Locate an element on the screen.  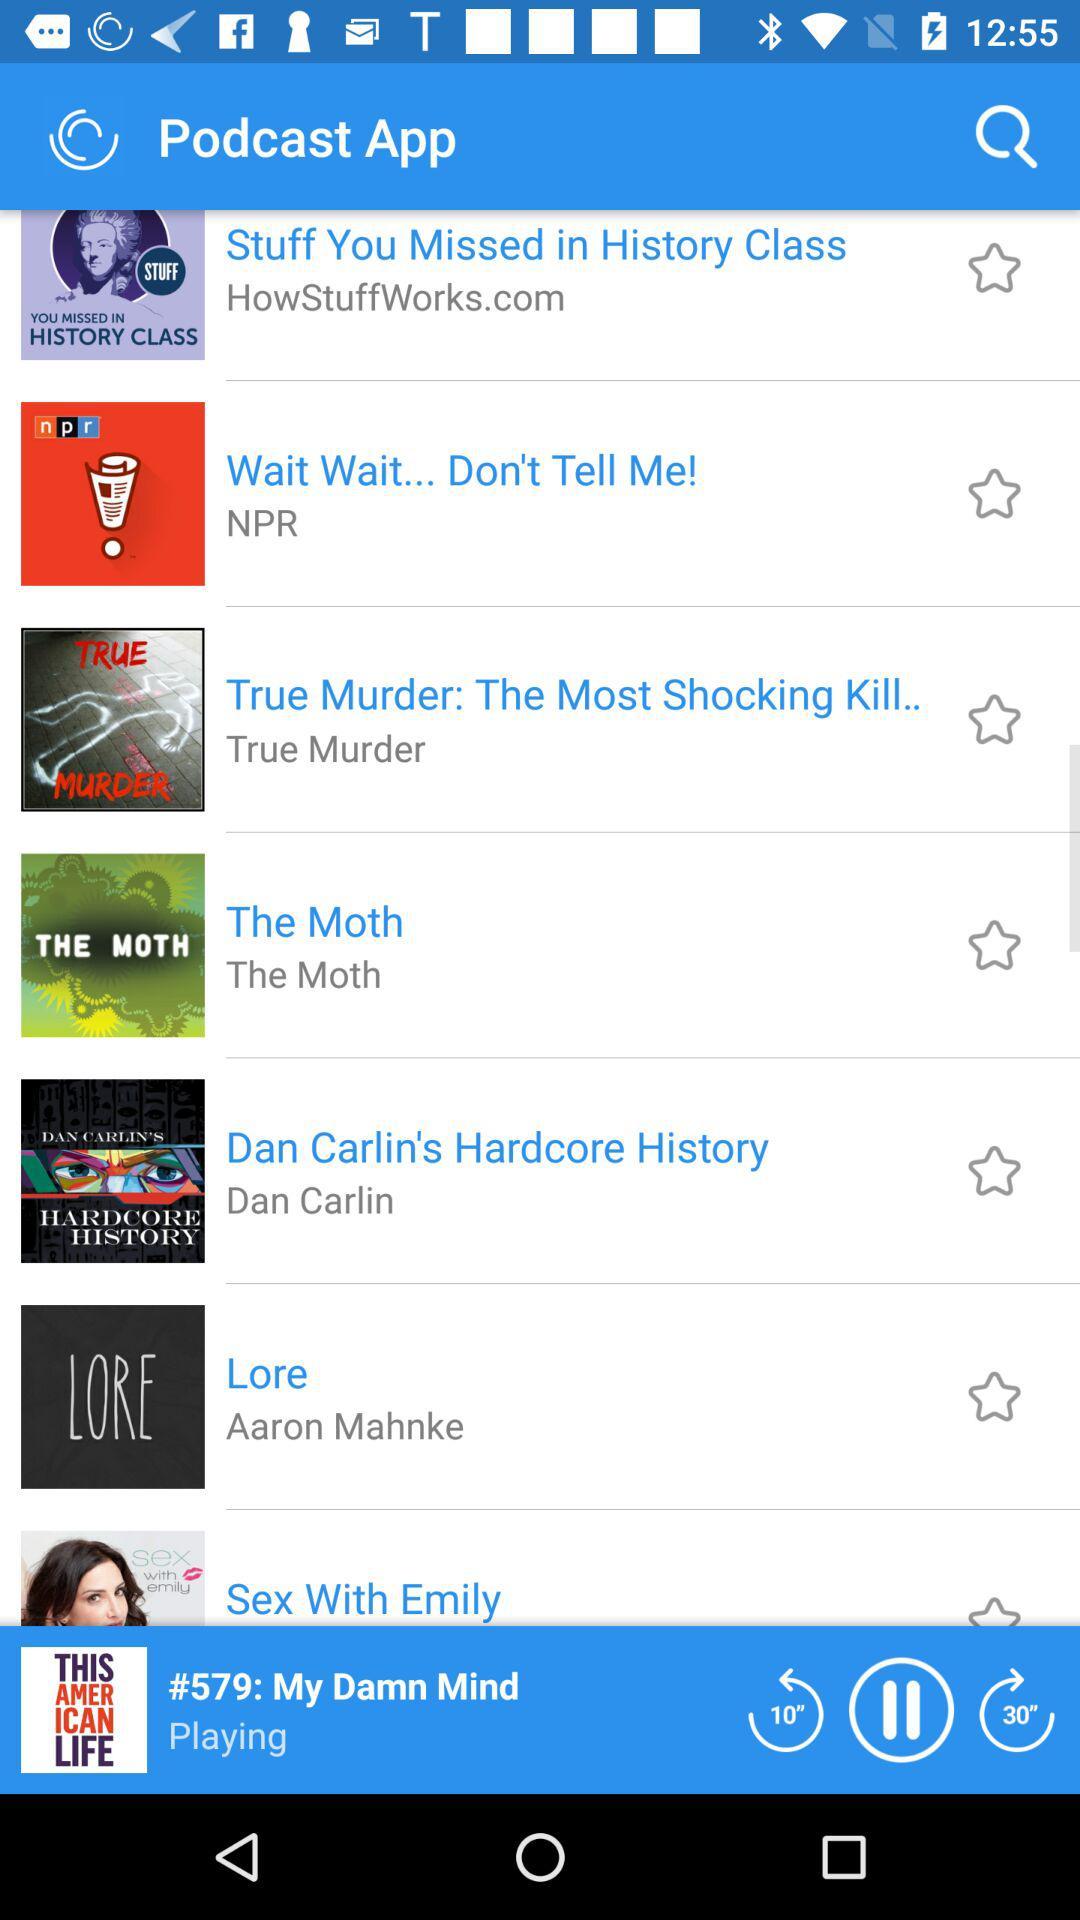
fast foward 30 seconds is located at coordinates (1017, 1708).